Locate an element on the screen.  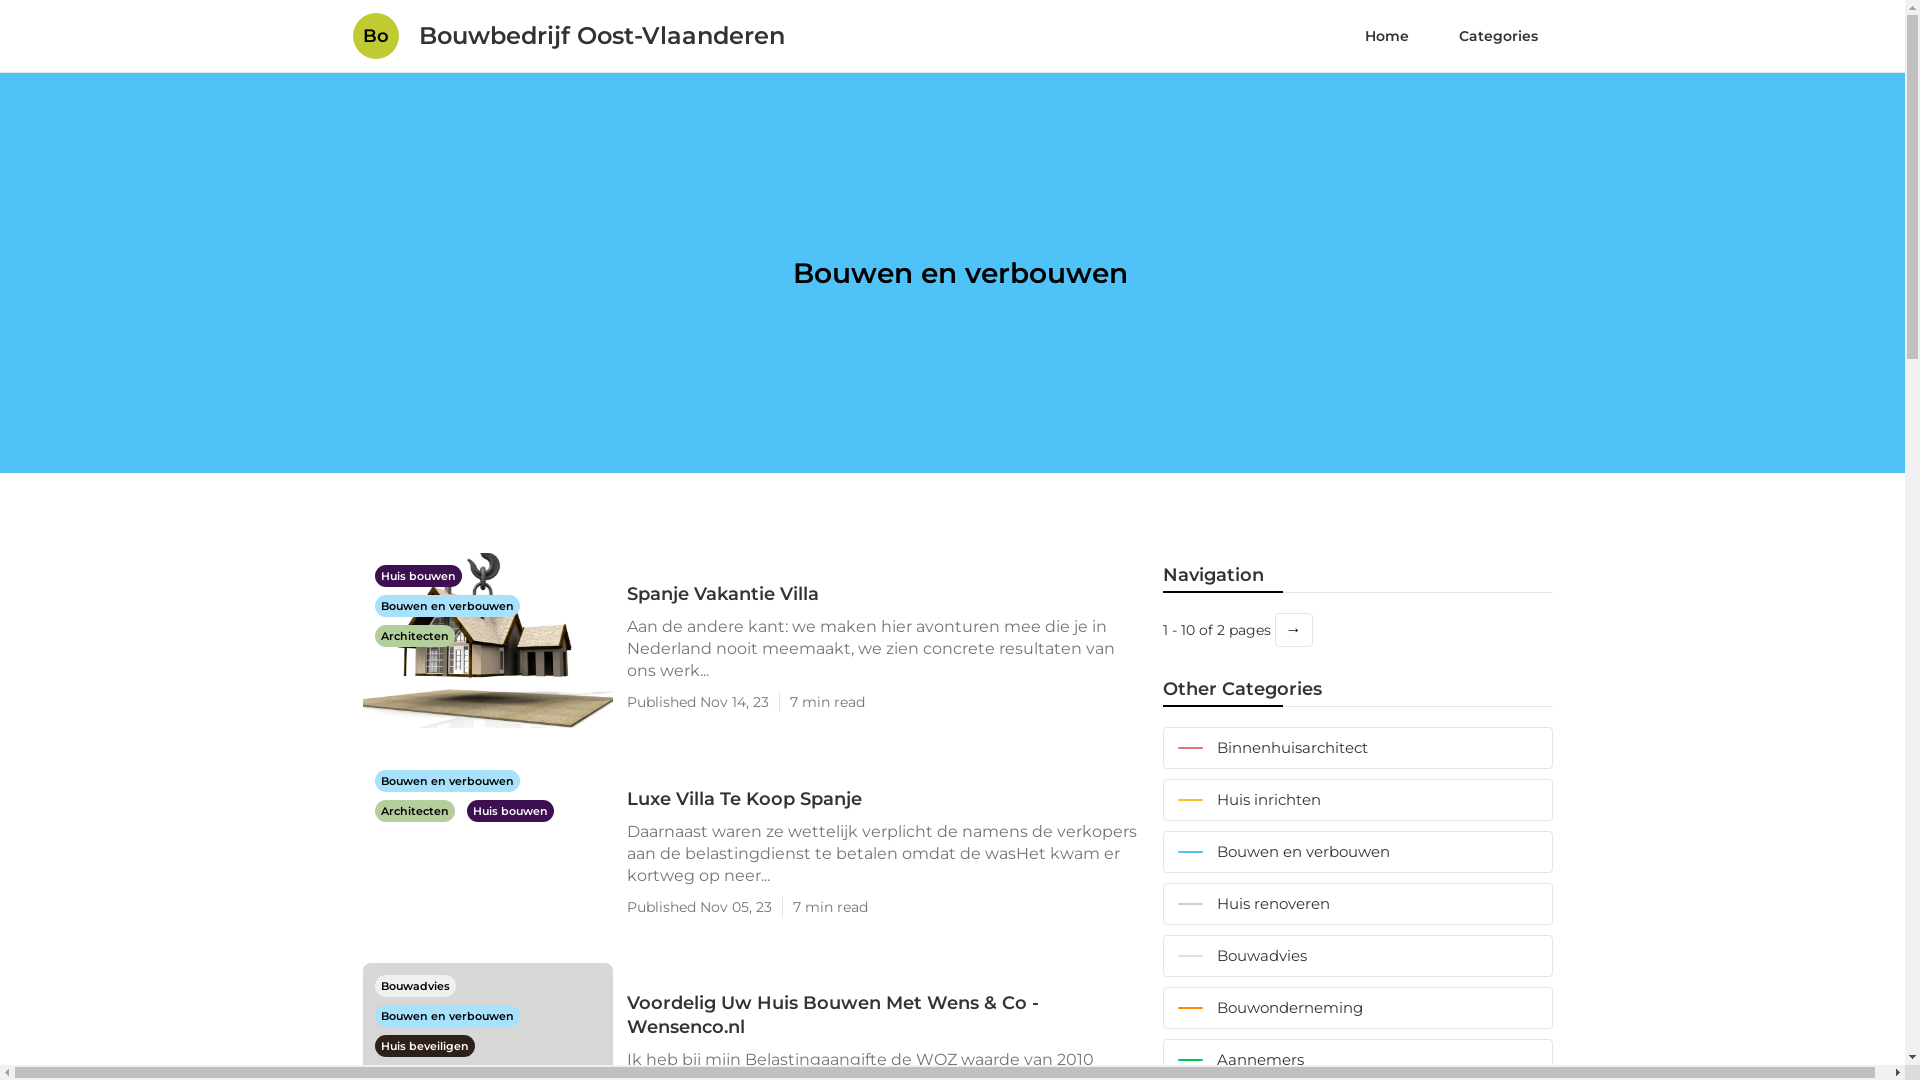
'Huis renoveren' is located at coordinates (1357, 903).